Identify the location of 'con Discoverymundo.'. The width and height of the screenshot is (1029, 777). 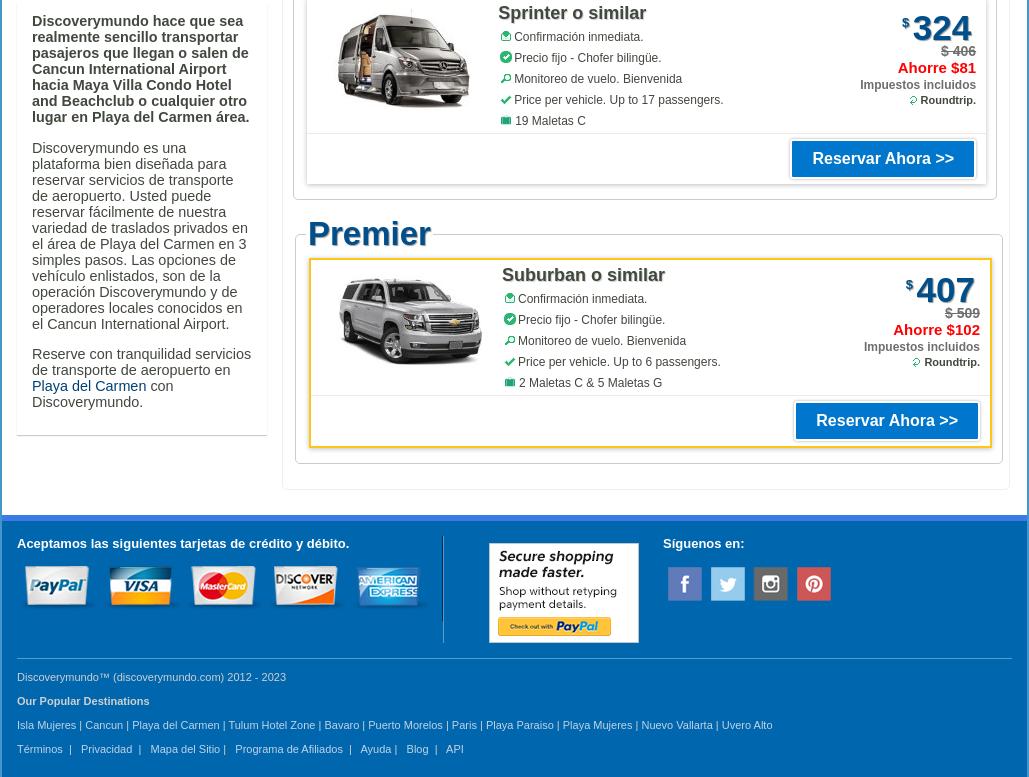
(101, 393).